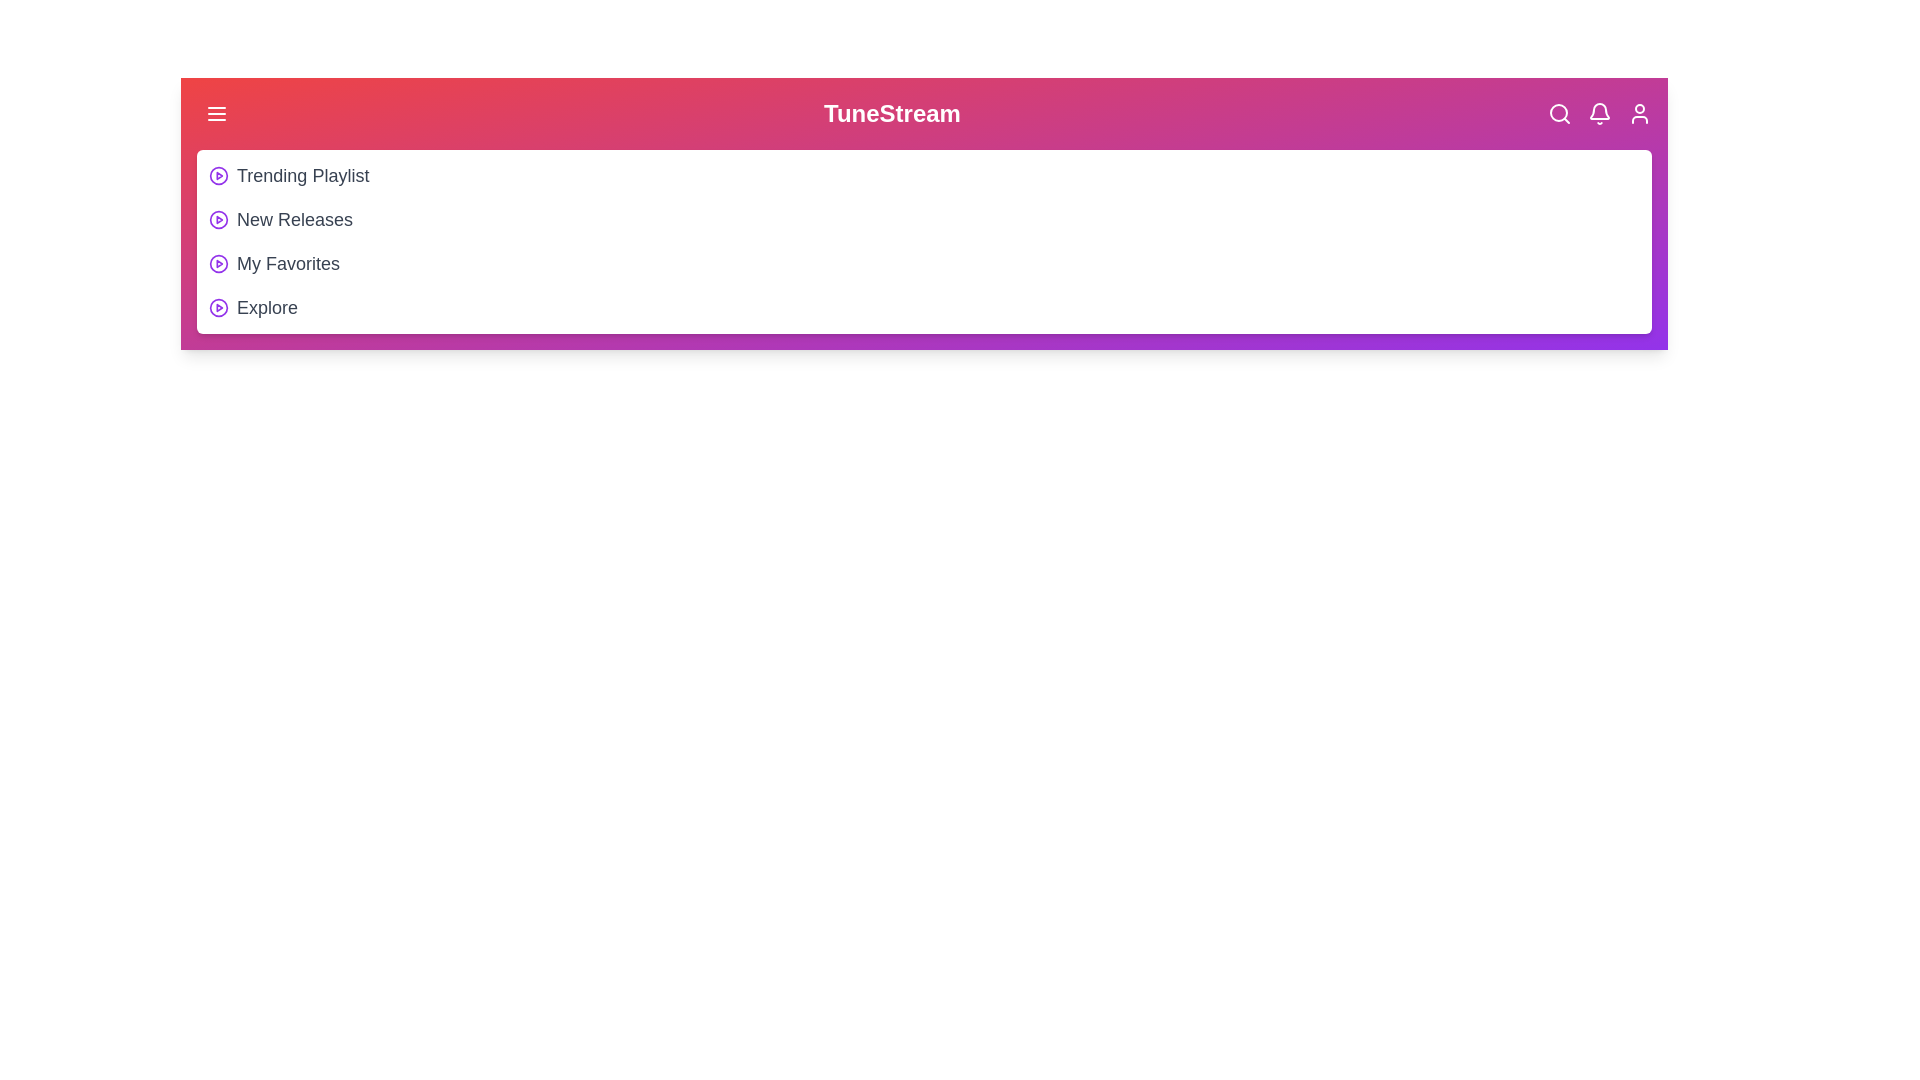 The height and width of the screenshot is (1080, 1920). Describe the element at coordinates (287, 262) in the screenshot. I see `the playlist item My Favorites` at that location.